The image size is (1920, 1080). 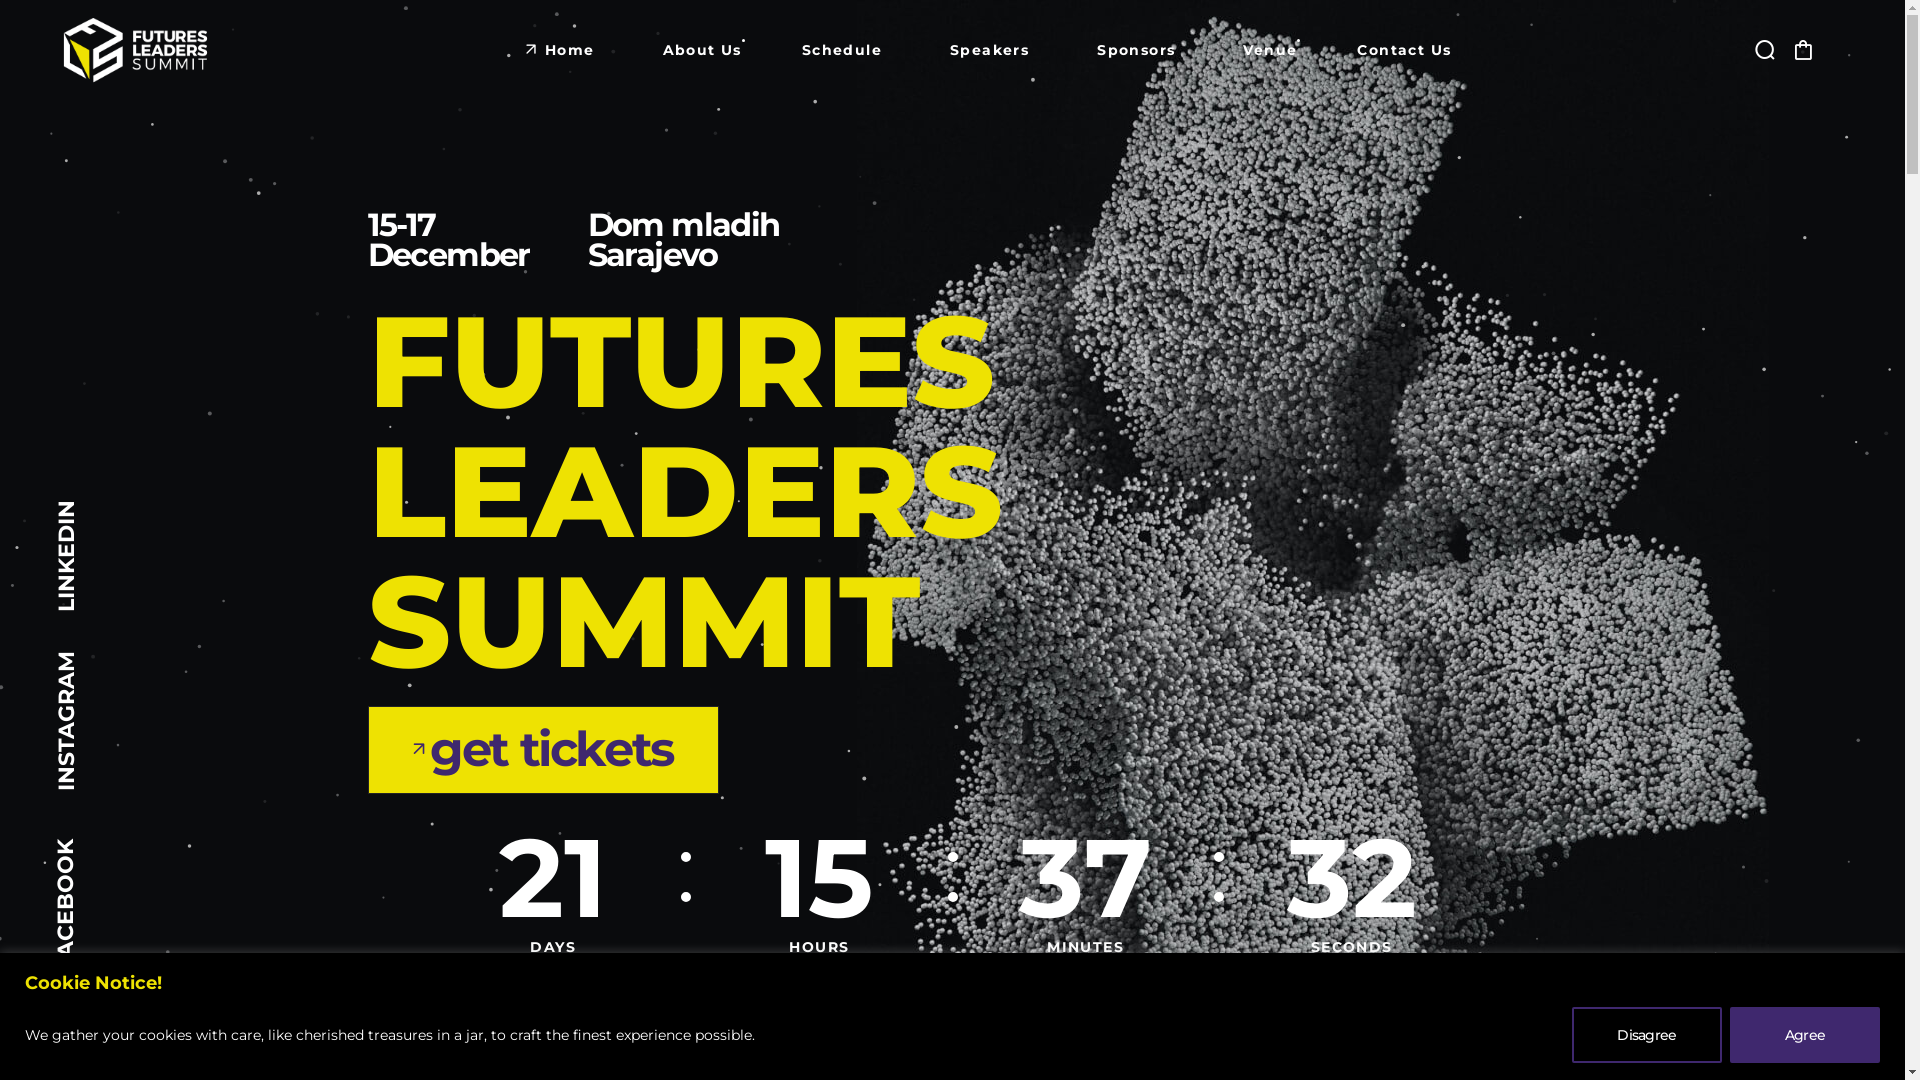 What do you see at coordinates (1804, 1033) in the screenshot?
I see `'Agree'` at bounding box center [1804, 1033].